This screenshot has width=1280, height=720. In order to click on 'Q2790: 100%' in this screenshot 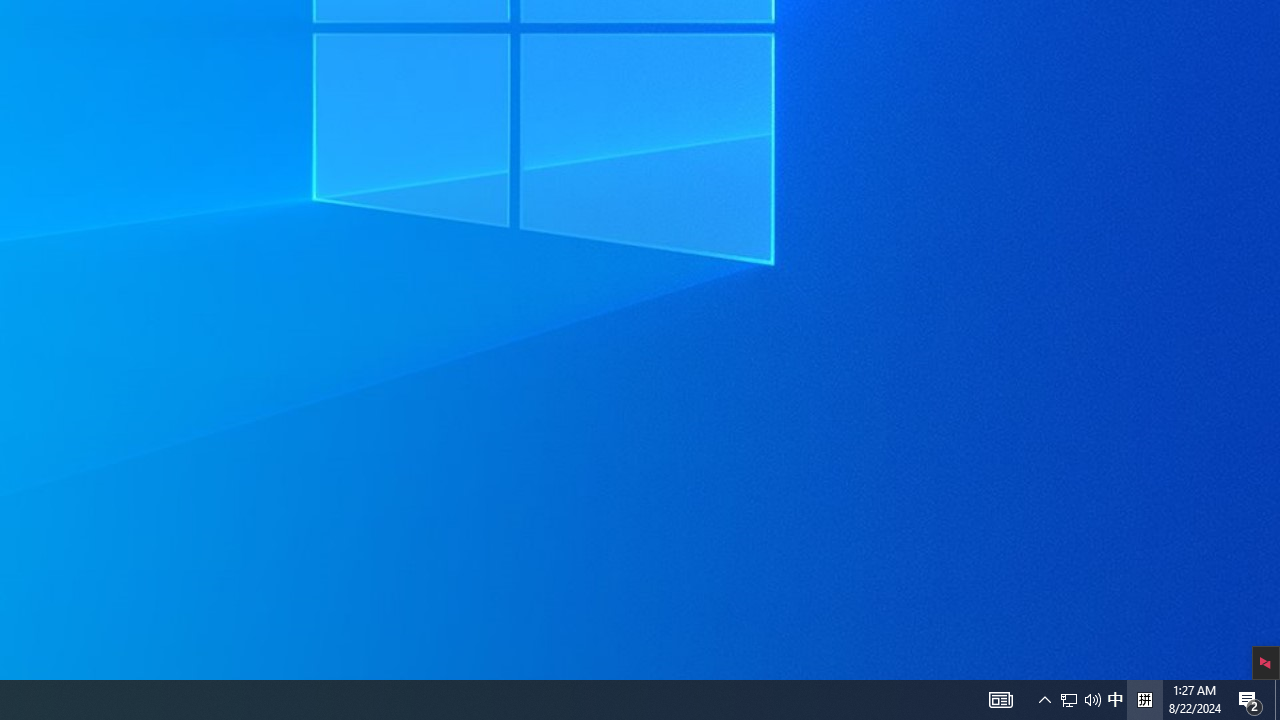, I will do `click(1092, 698)`.